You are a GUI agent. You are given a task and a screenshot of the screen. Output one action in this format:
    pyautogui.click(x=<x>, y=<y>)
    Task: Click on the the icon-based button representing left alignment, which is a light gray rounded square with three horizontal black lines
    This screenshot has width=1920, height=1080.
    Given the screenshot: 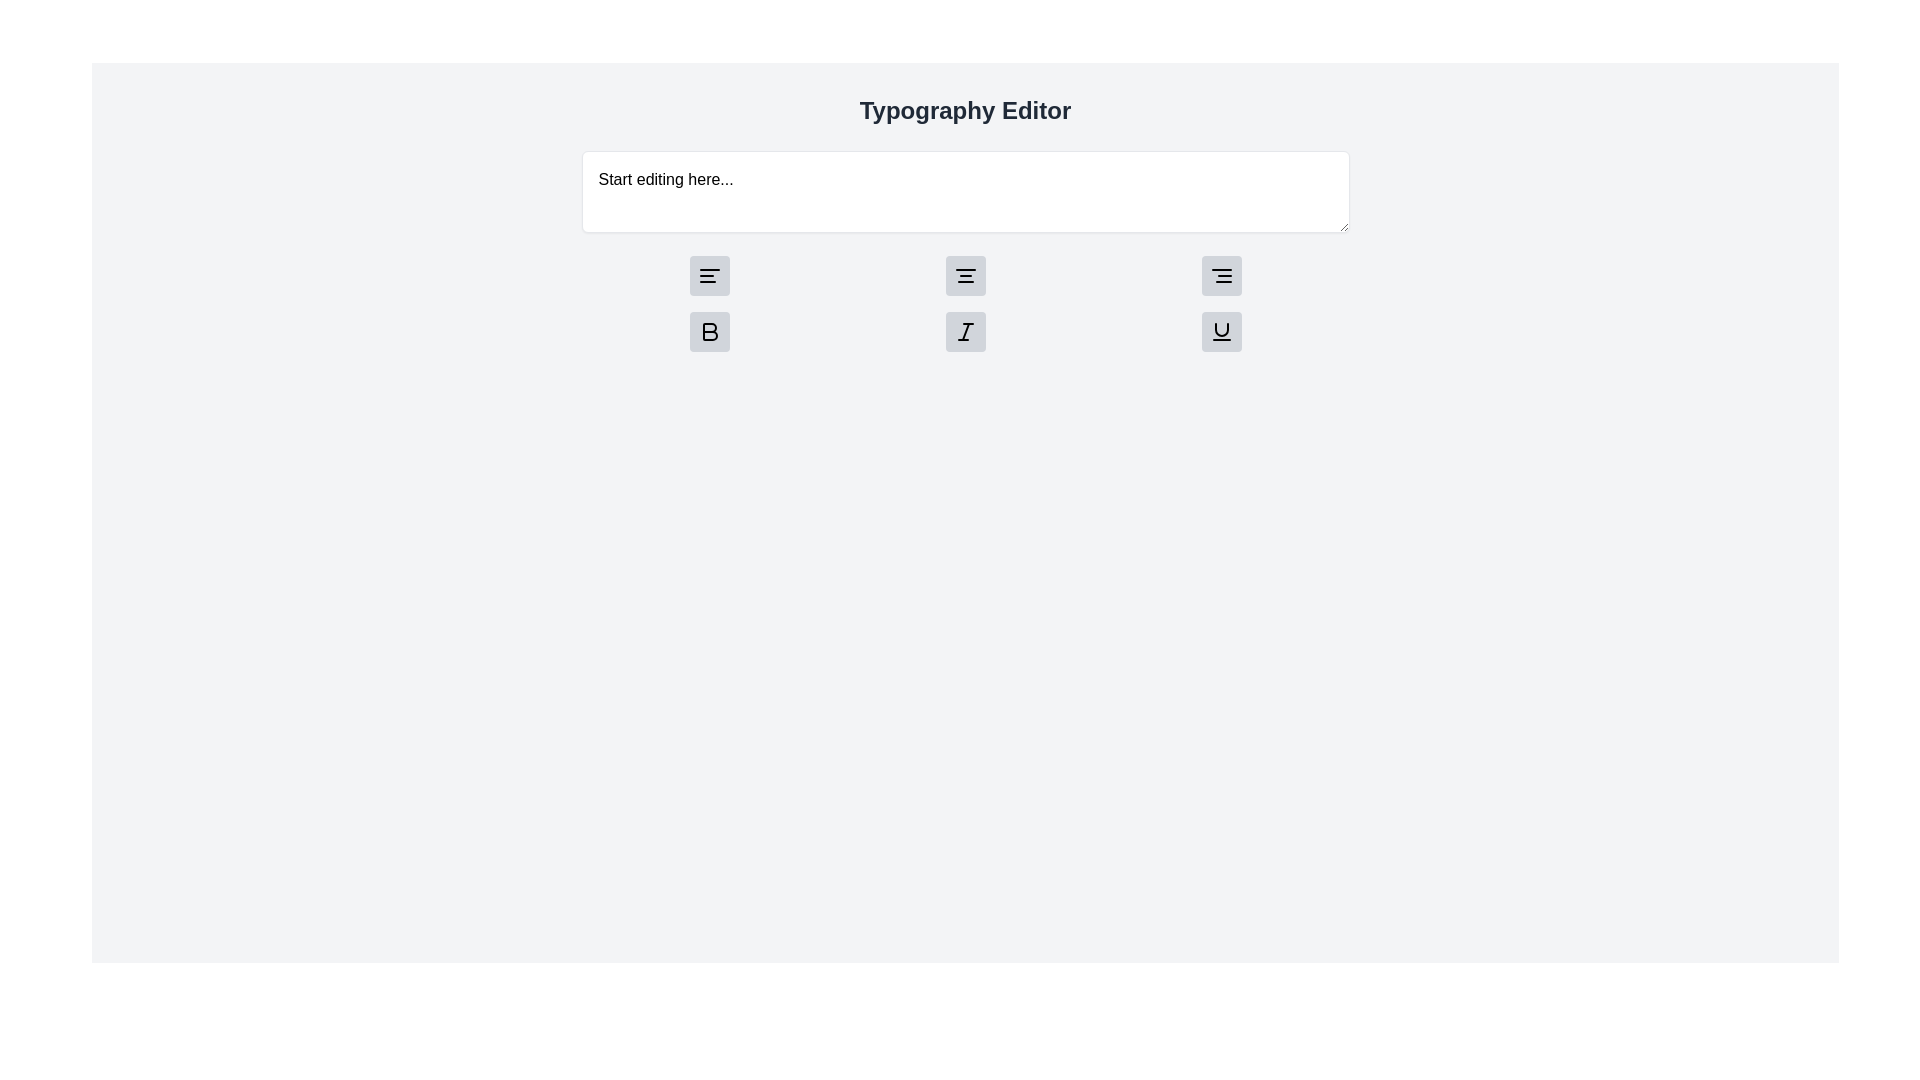 What is the action you would take?
    pyautogui.click(x=709, y=276)
    